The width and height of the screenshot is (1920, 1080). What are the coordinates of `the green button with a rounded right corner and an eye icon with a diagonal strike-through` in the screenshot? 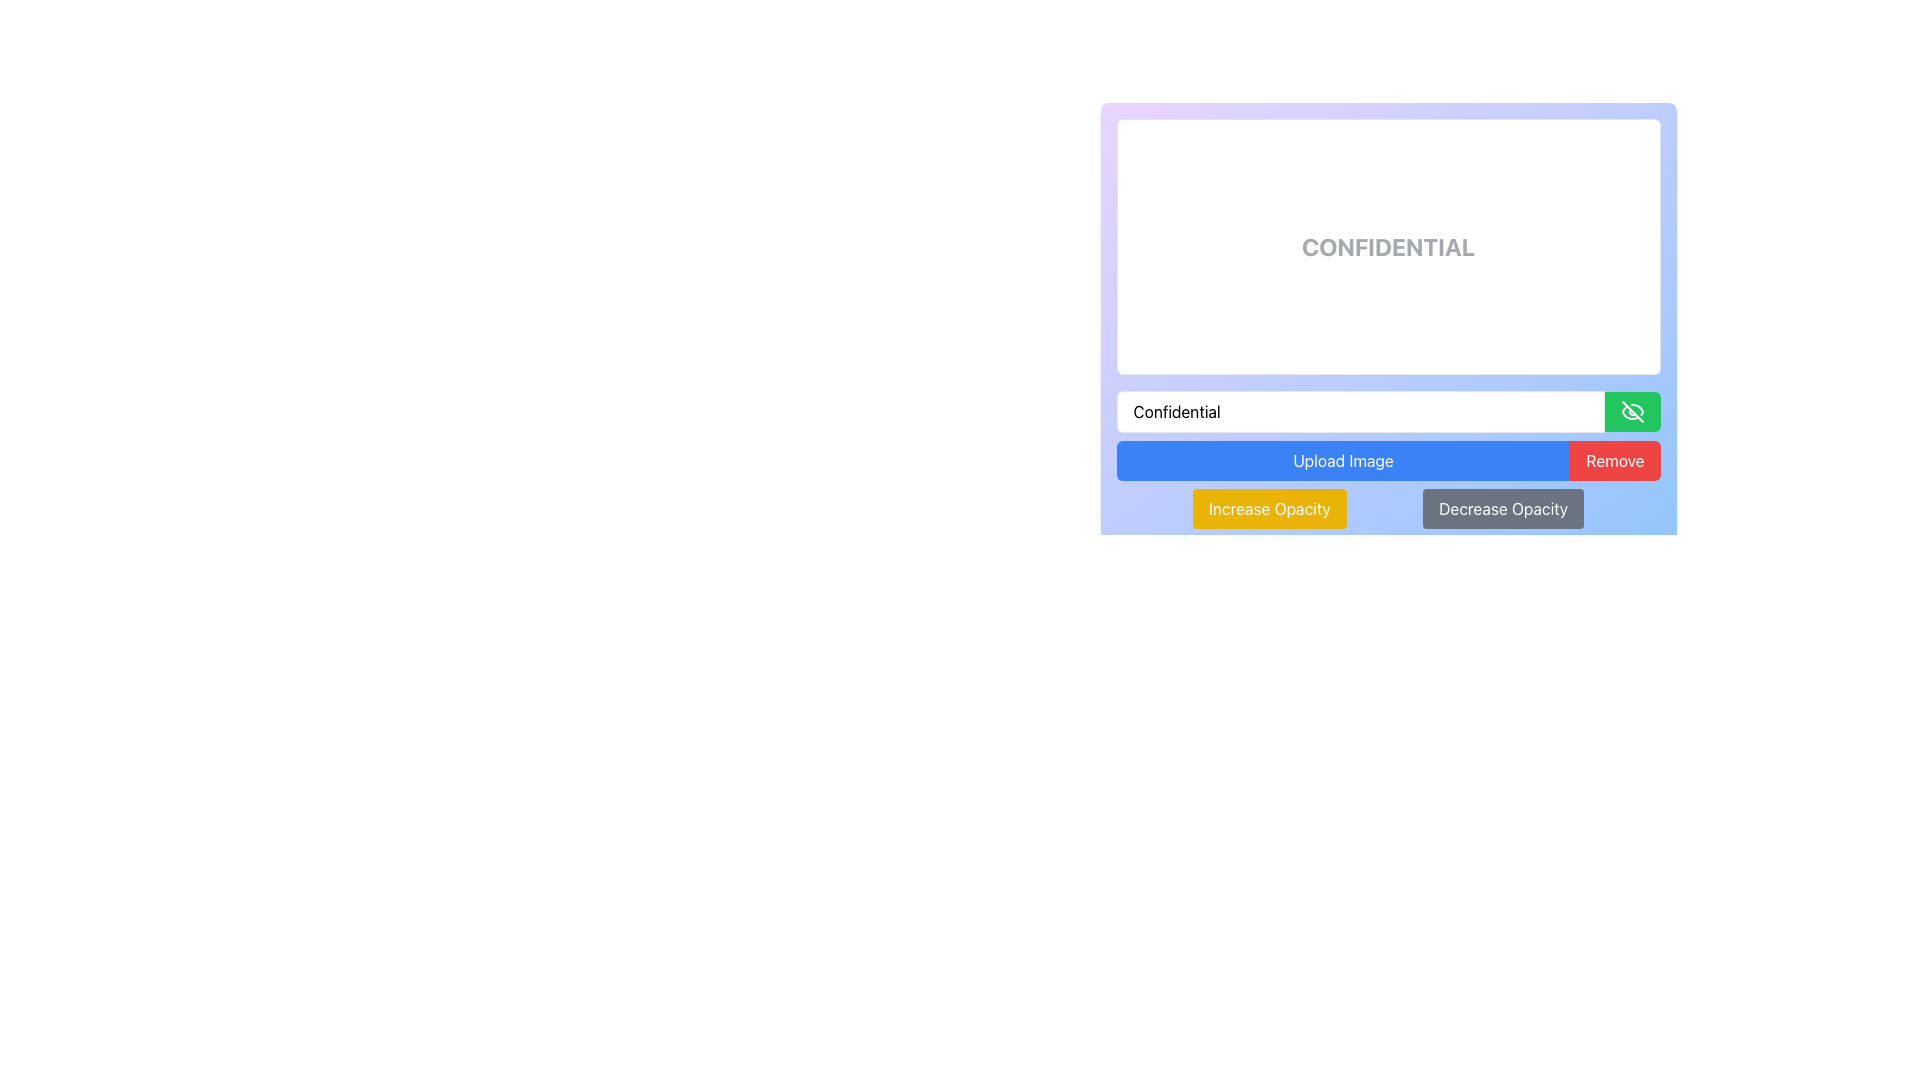 It's located at (1632, 411).